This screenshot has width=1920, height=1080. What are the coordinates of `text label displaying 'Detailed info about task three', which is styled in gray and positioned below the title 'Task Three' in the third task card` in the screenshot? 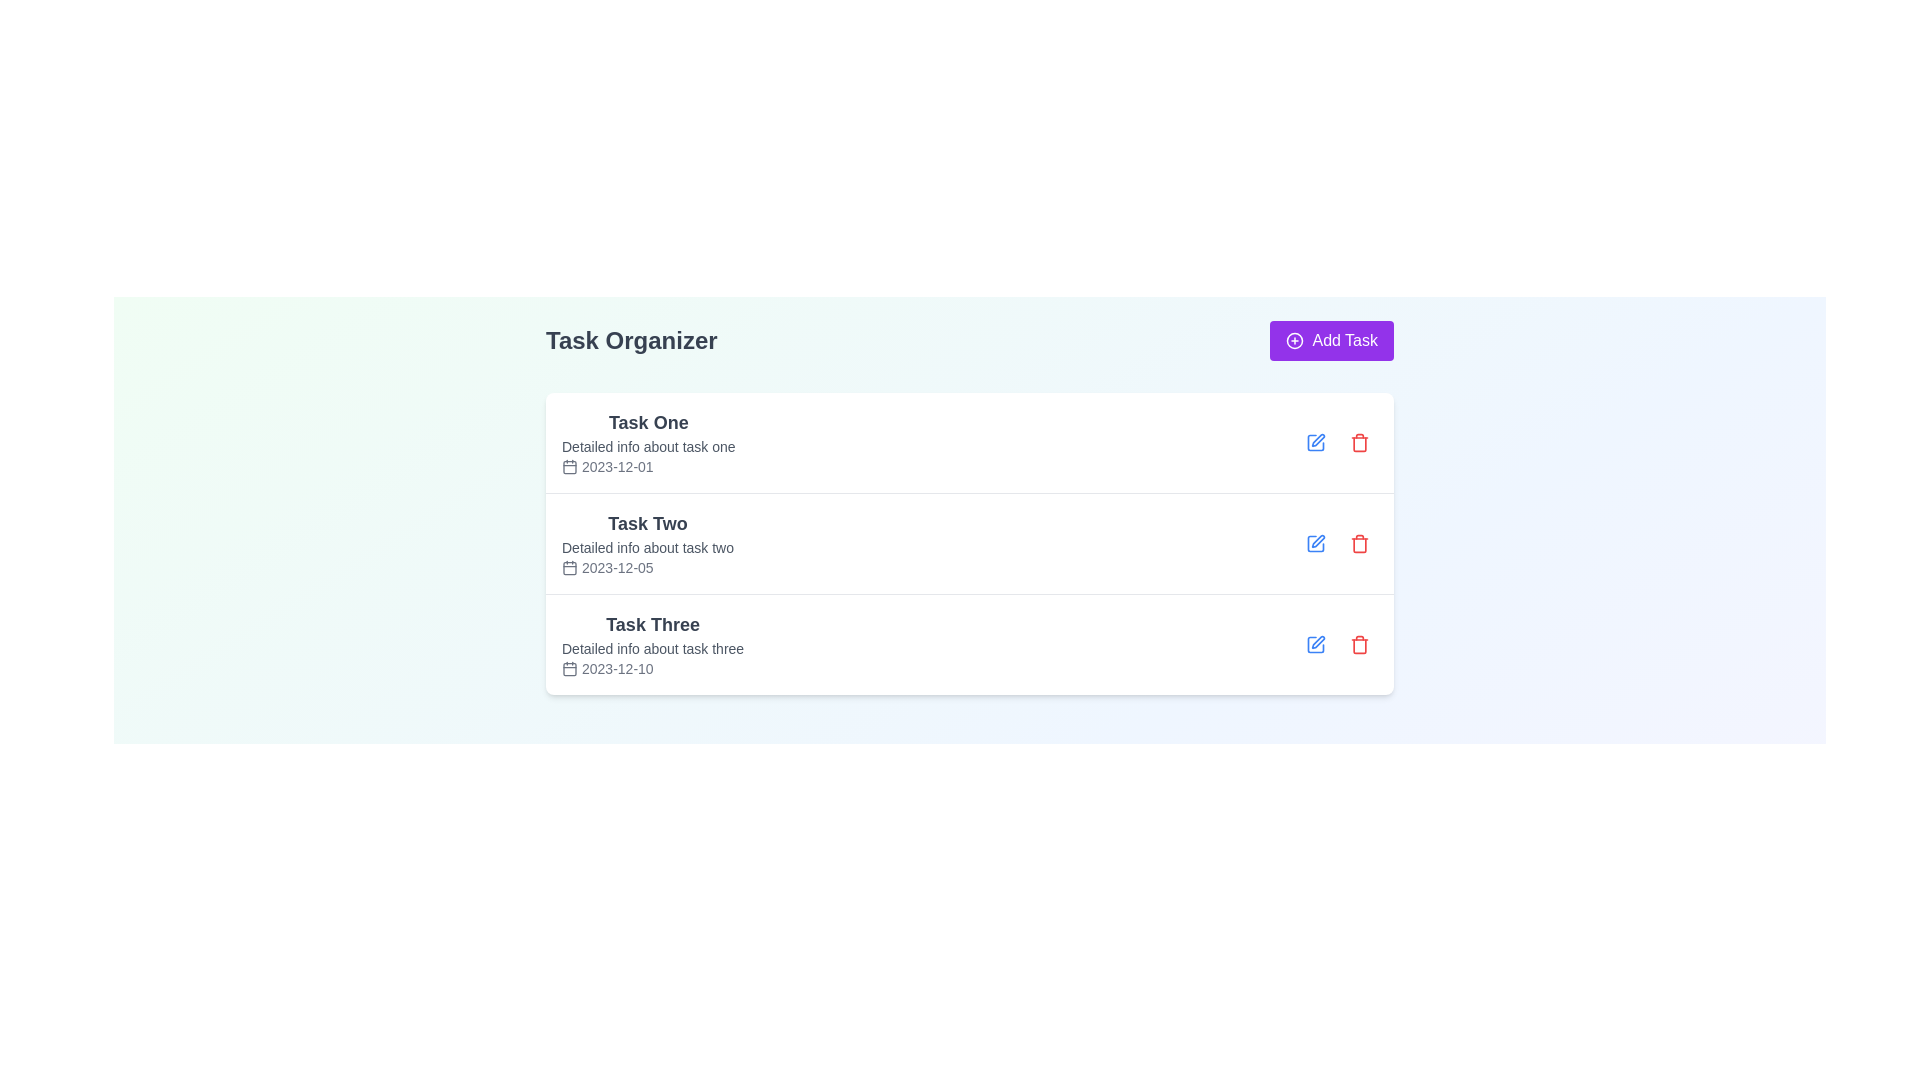 It's located at (652, 648).